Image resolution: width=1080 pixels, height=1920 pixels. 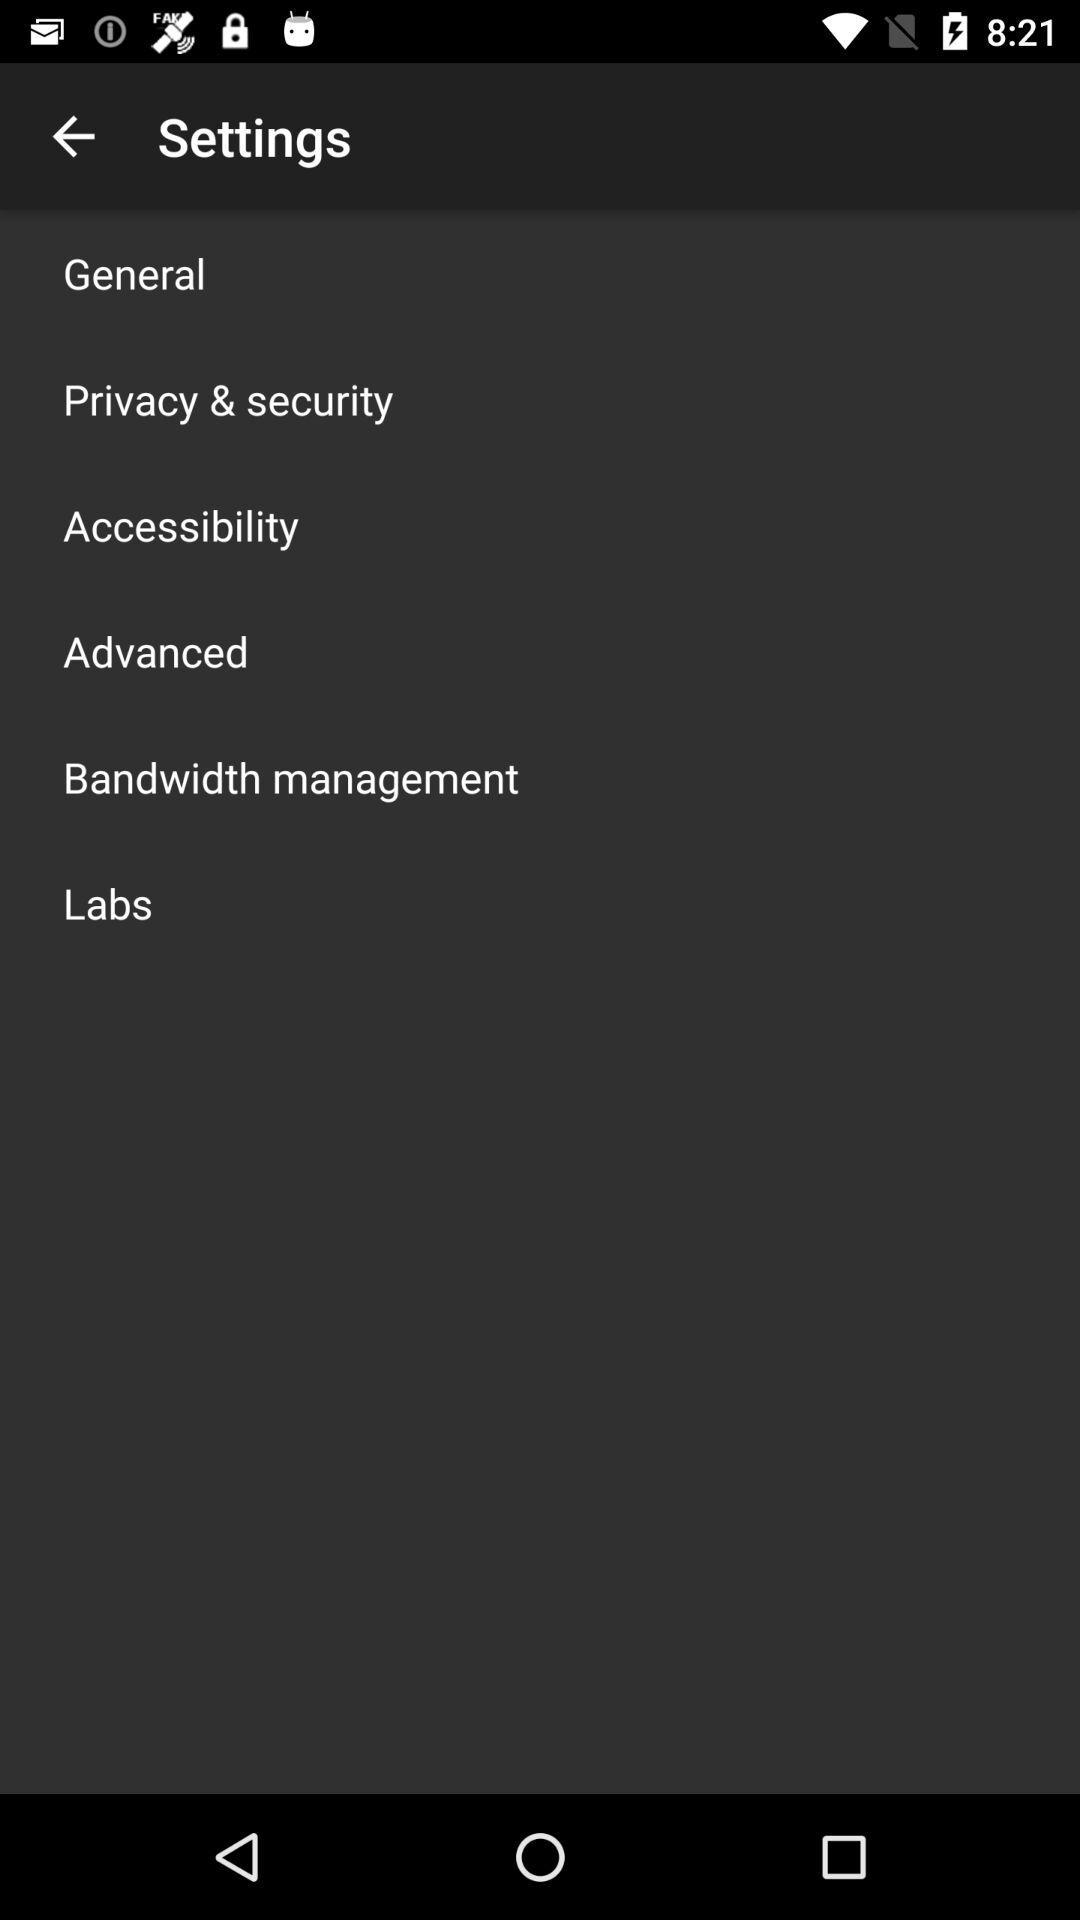 What do you see at coordinates (72, 135) in the screenshot?
I see `the icon above the general` at bounding box center [72, 135].